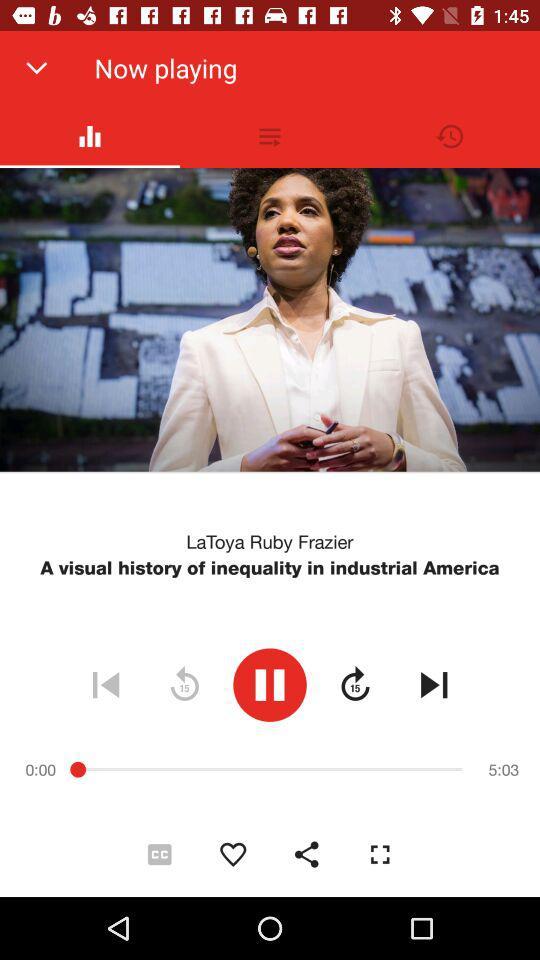 This screenshot has height=960, width=540. Describe the element at coordinates (354, 684) in the screenshot. I see `icon below a visual history icon` at that location.